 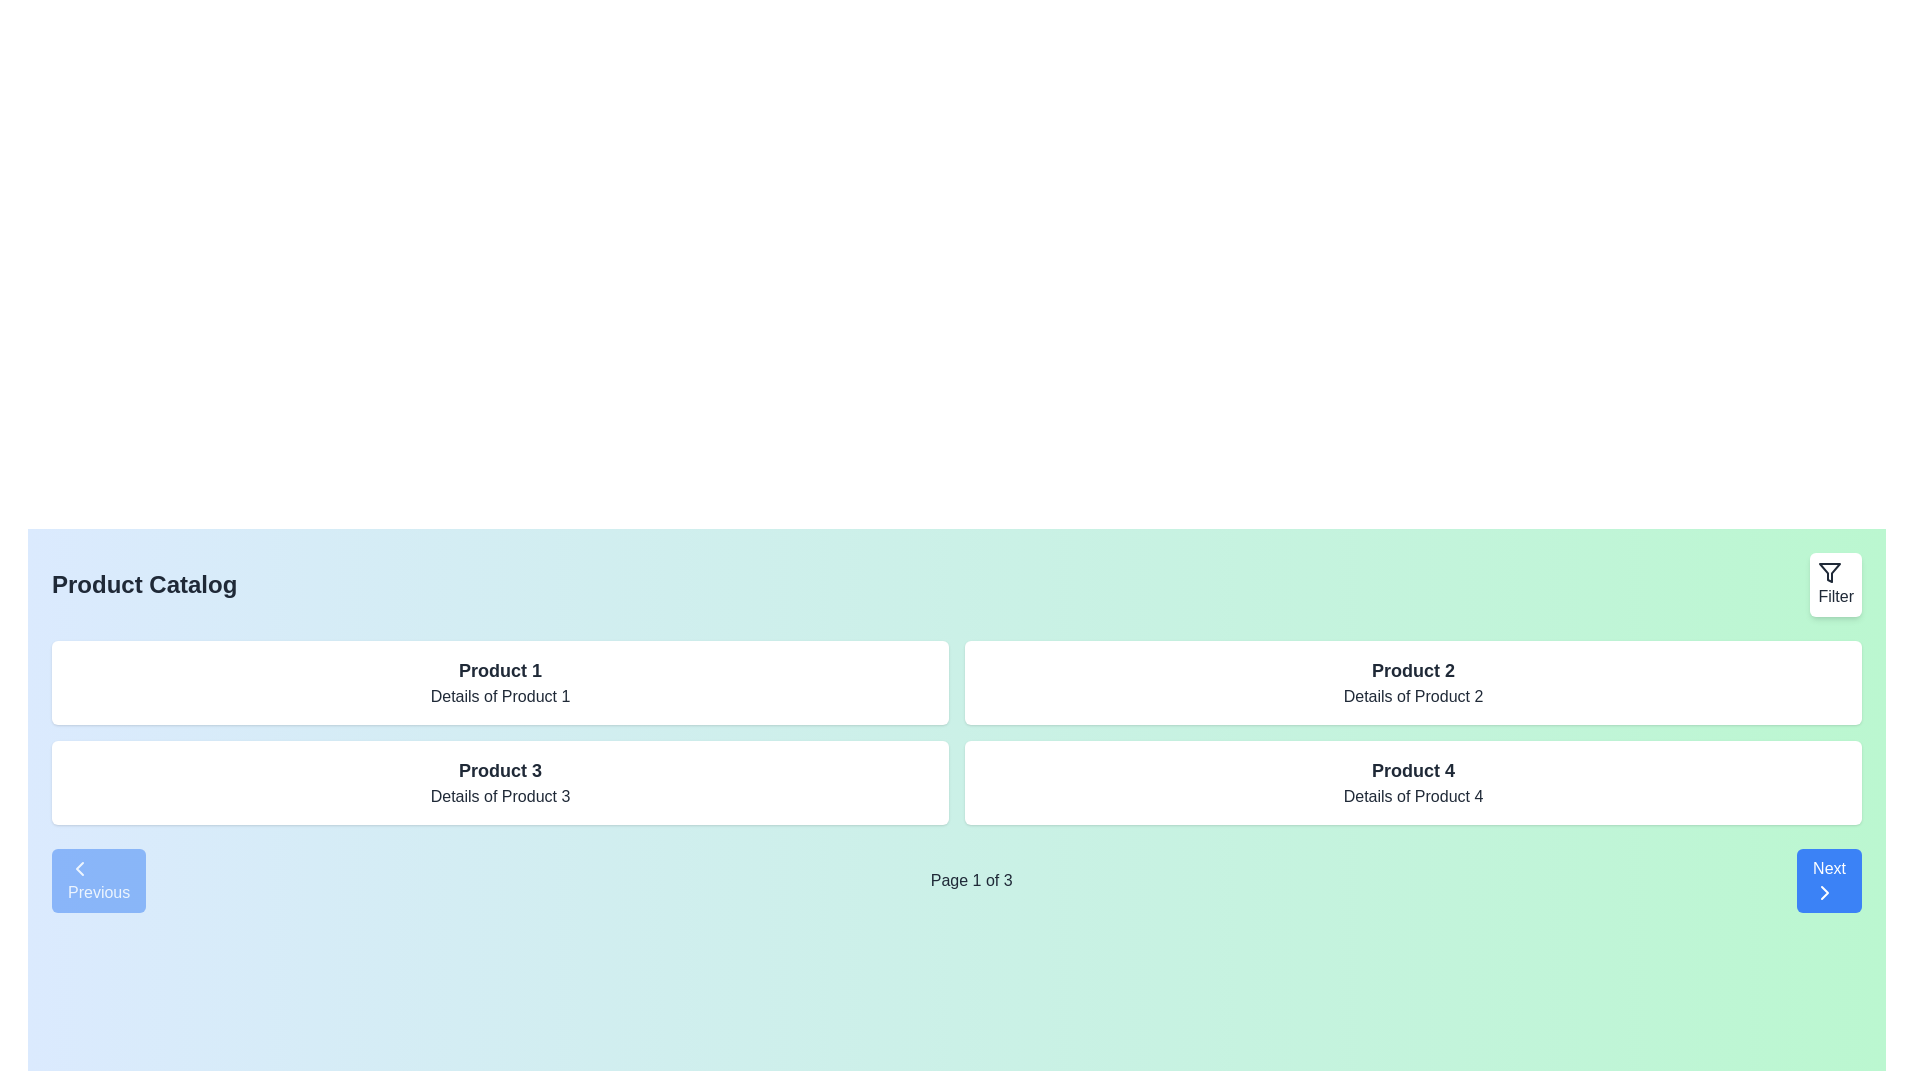 I want to click on the text display indicating 'Page 1 of 3', which is centrally located in the pagination bar between the 'Previous' and 'Next' buttons, so click(x=955, y=879).